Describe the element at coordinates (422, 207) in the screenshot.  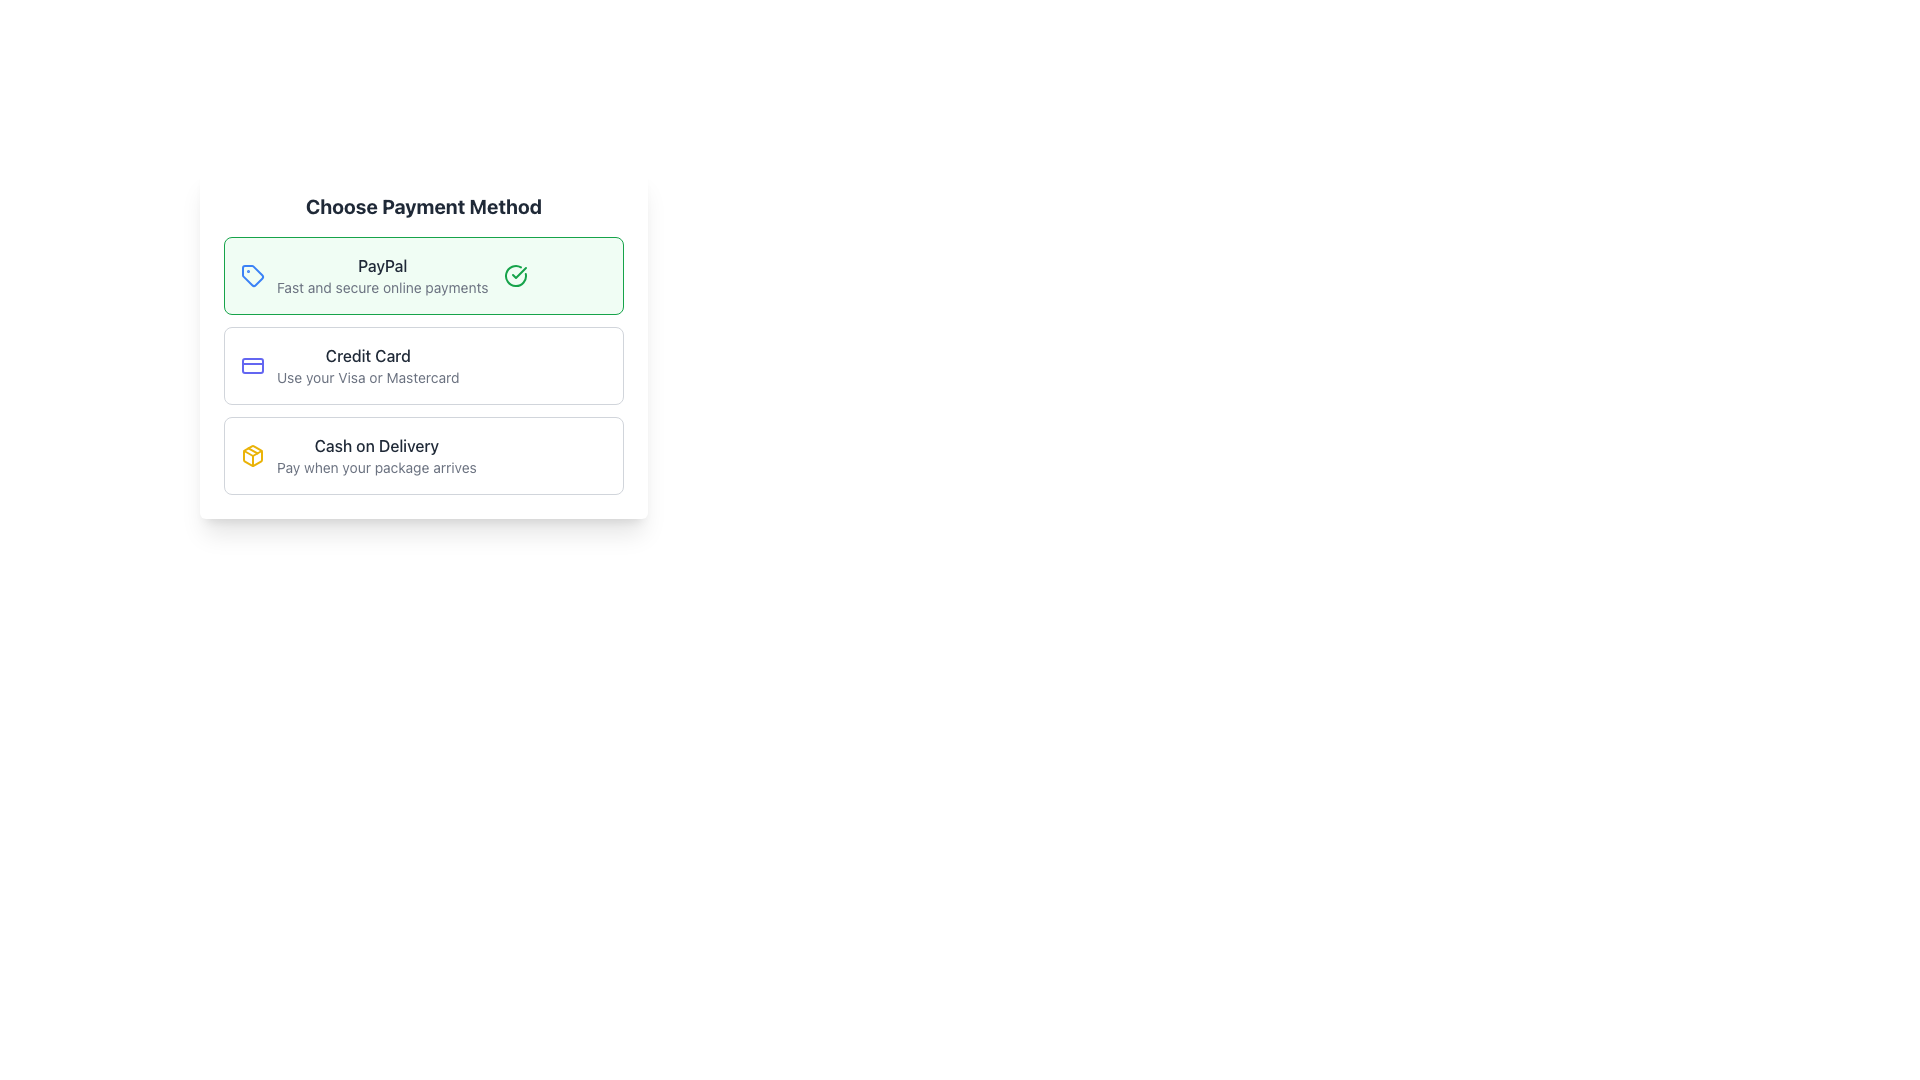
I see `the 'Choose Payment Method' title element, which is a bold, large-sized dark gray text located above the payment method options` at that location.